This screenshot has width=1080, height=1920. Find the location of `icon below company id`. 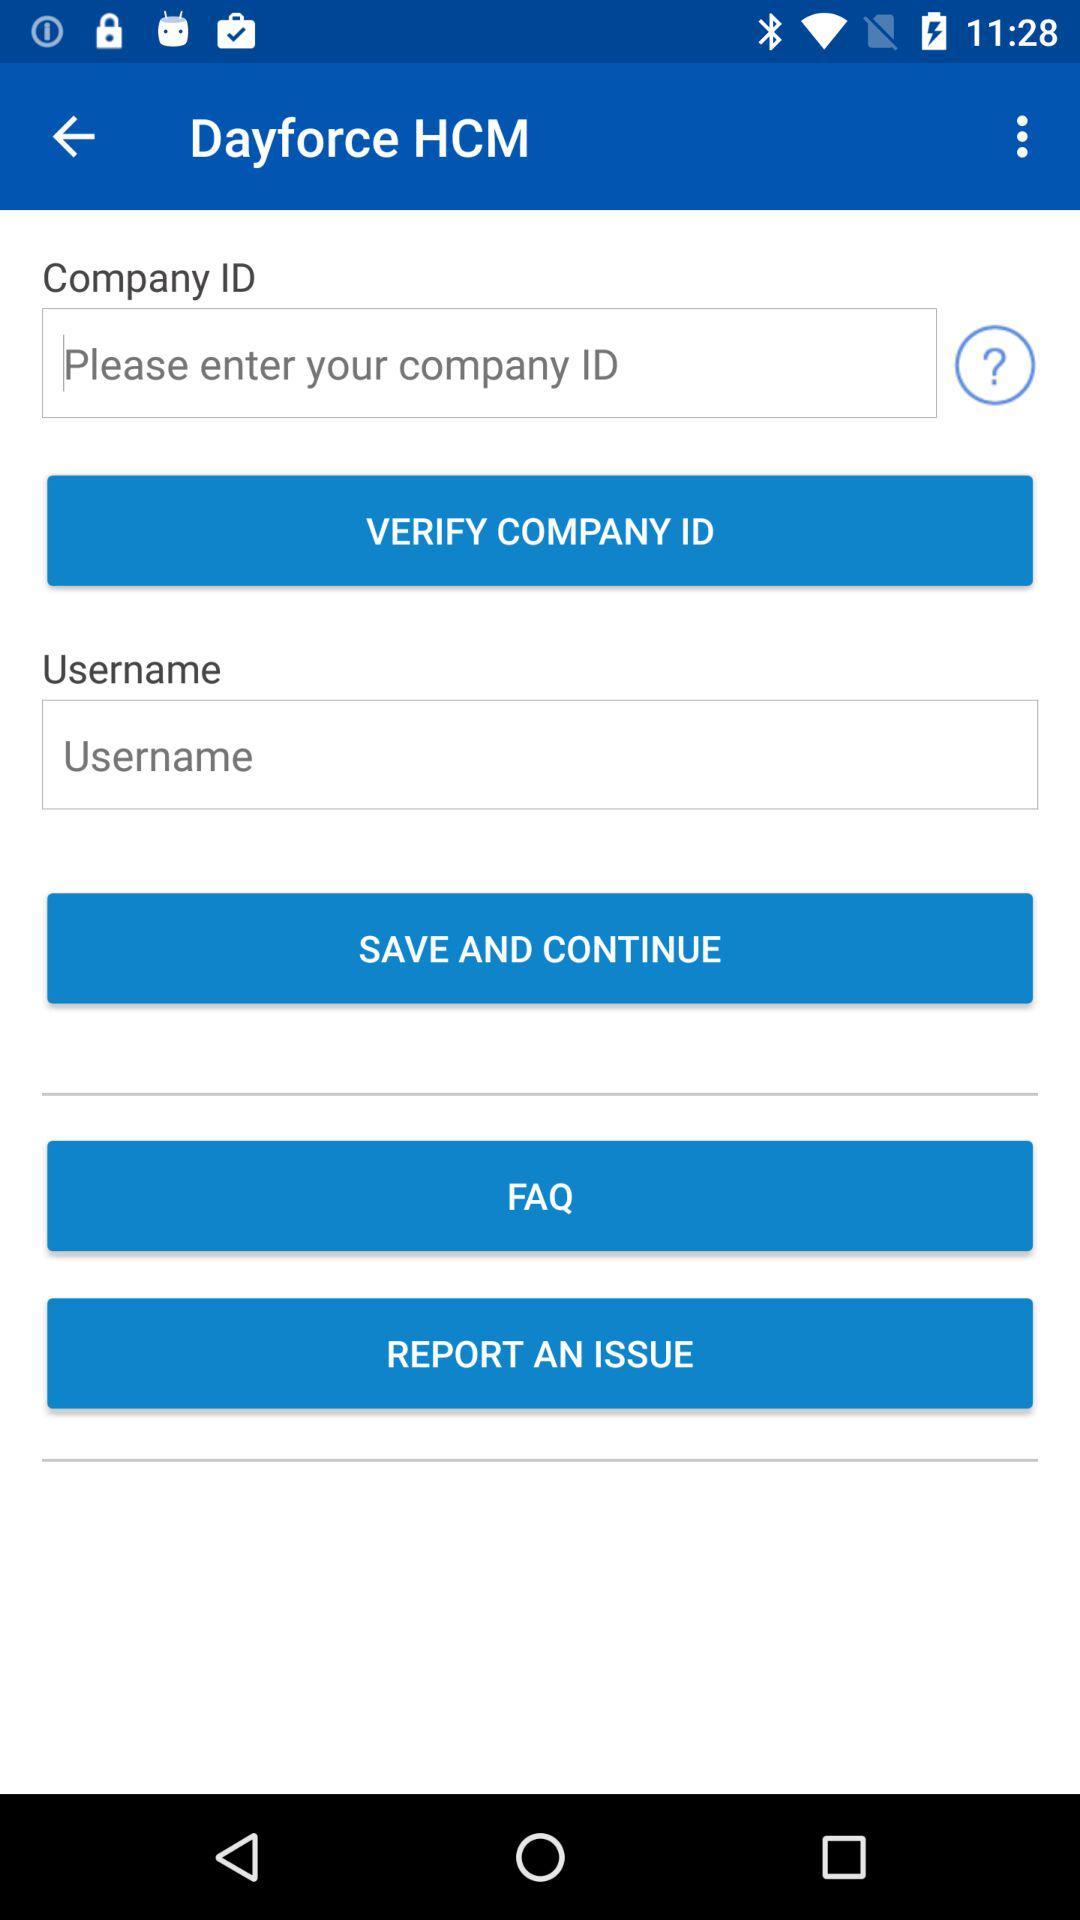

icon below company id is located at coordinates (994, 363).